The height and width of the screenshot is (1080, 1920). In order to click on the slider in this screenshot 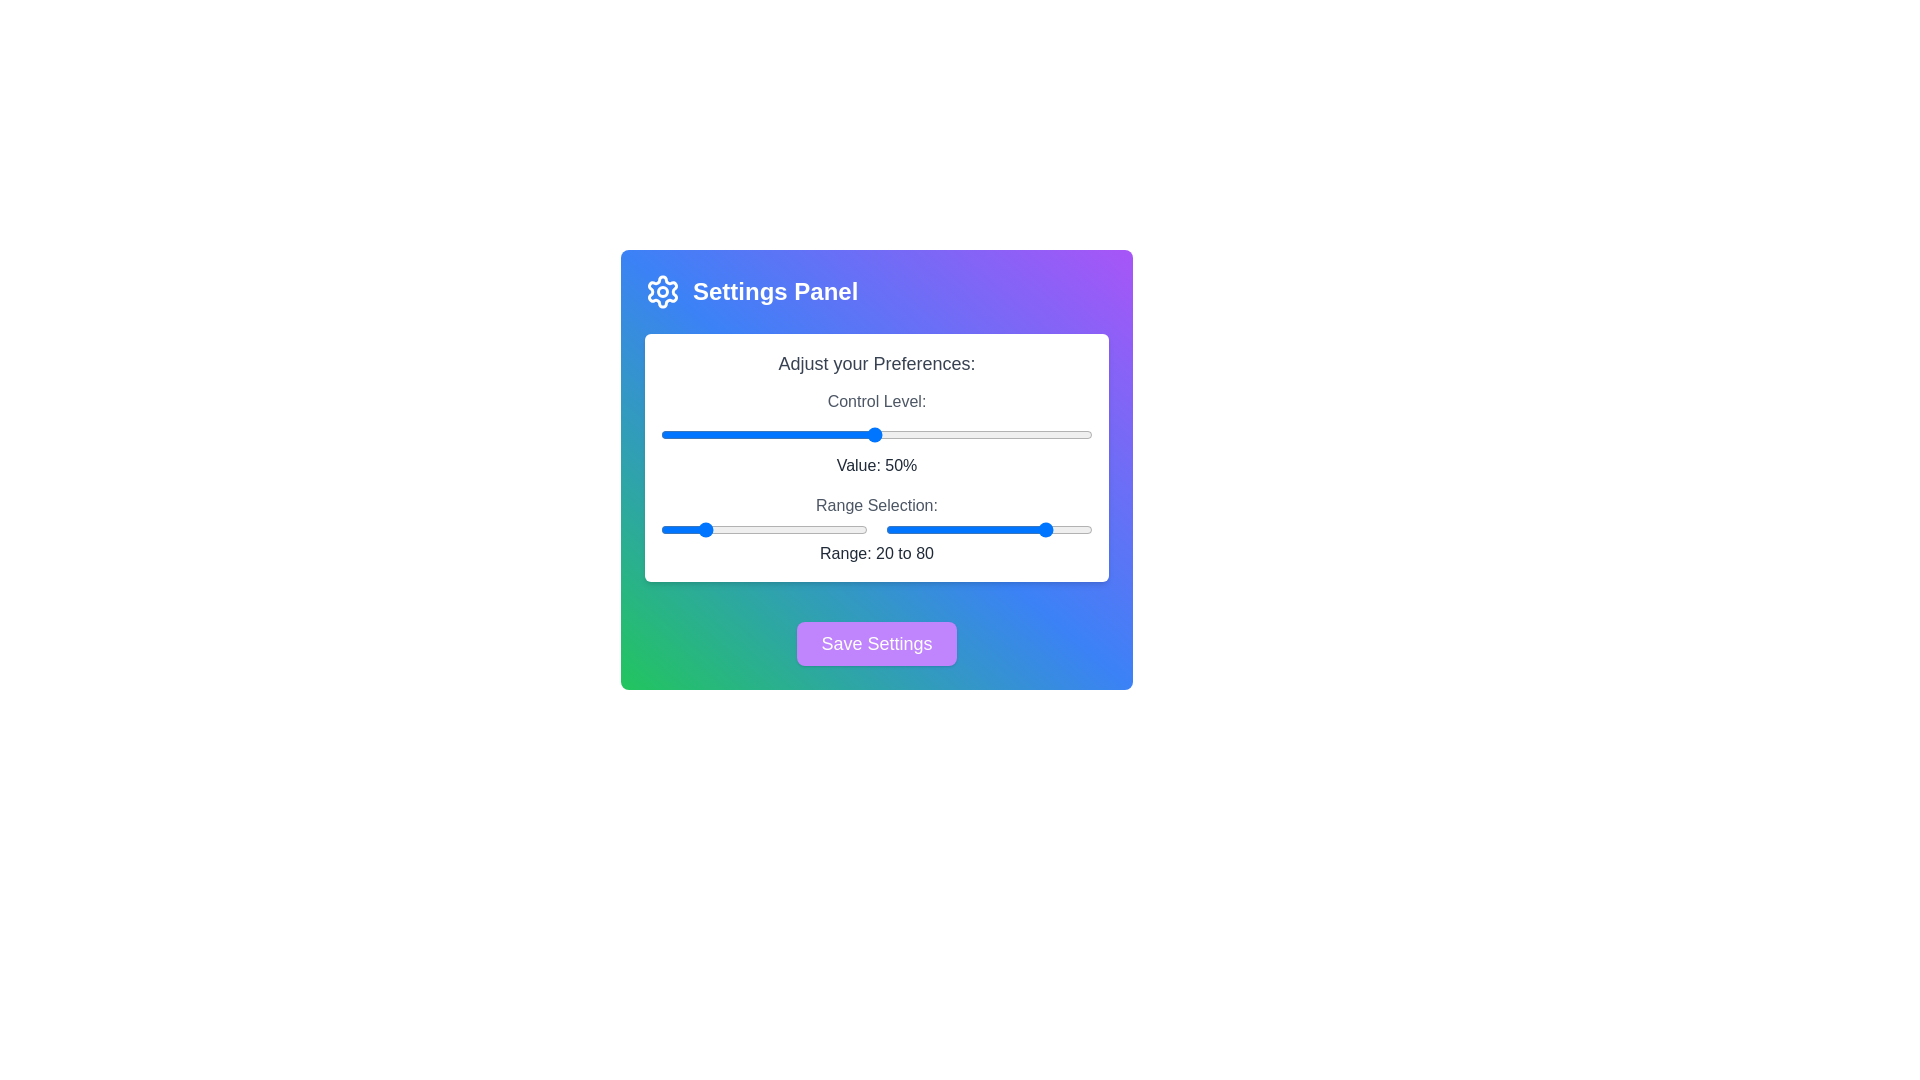, I will do `click(795, 528)`.